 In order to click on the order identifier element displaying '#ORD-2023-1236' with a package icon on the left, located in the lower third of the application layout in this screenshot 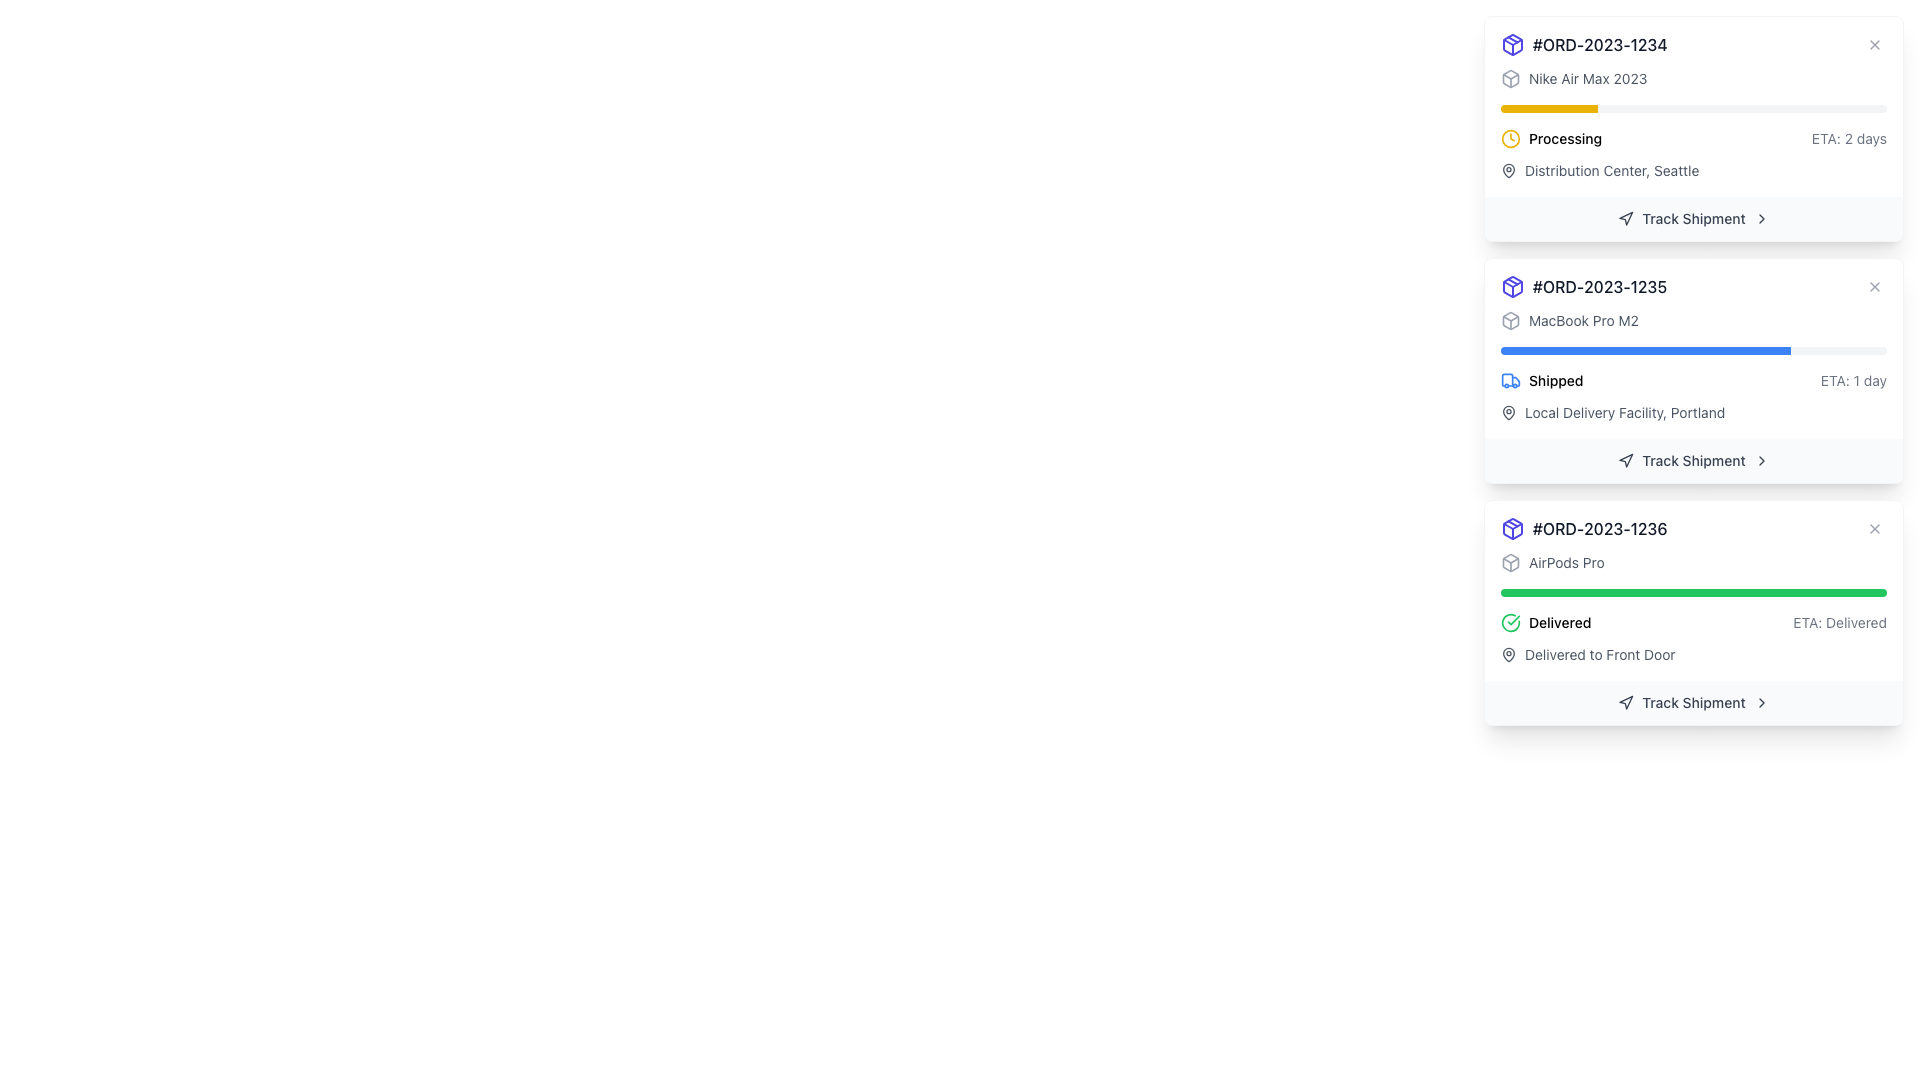, I will do `click(1583, 527)`.